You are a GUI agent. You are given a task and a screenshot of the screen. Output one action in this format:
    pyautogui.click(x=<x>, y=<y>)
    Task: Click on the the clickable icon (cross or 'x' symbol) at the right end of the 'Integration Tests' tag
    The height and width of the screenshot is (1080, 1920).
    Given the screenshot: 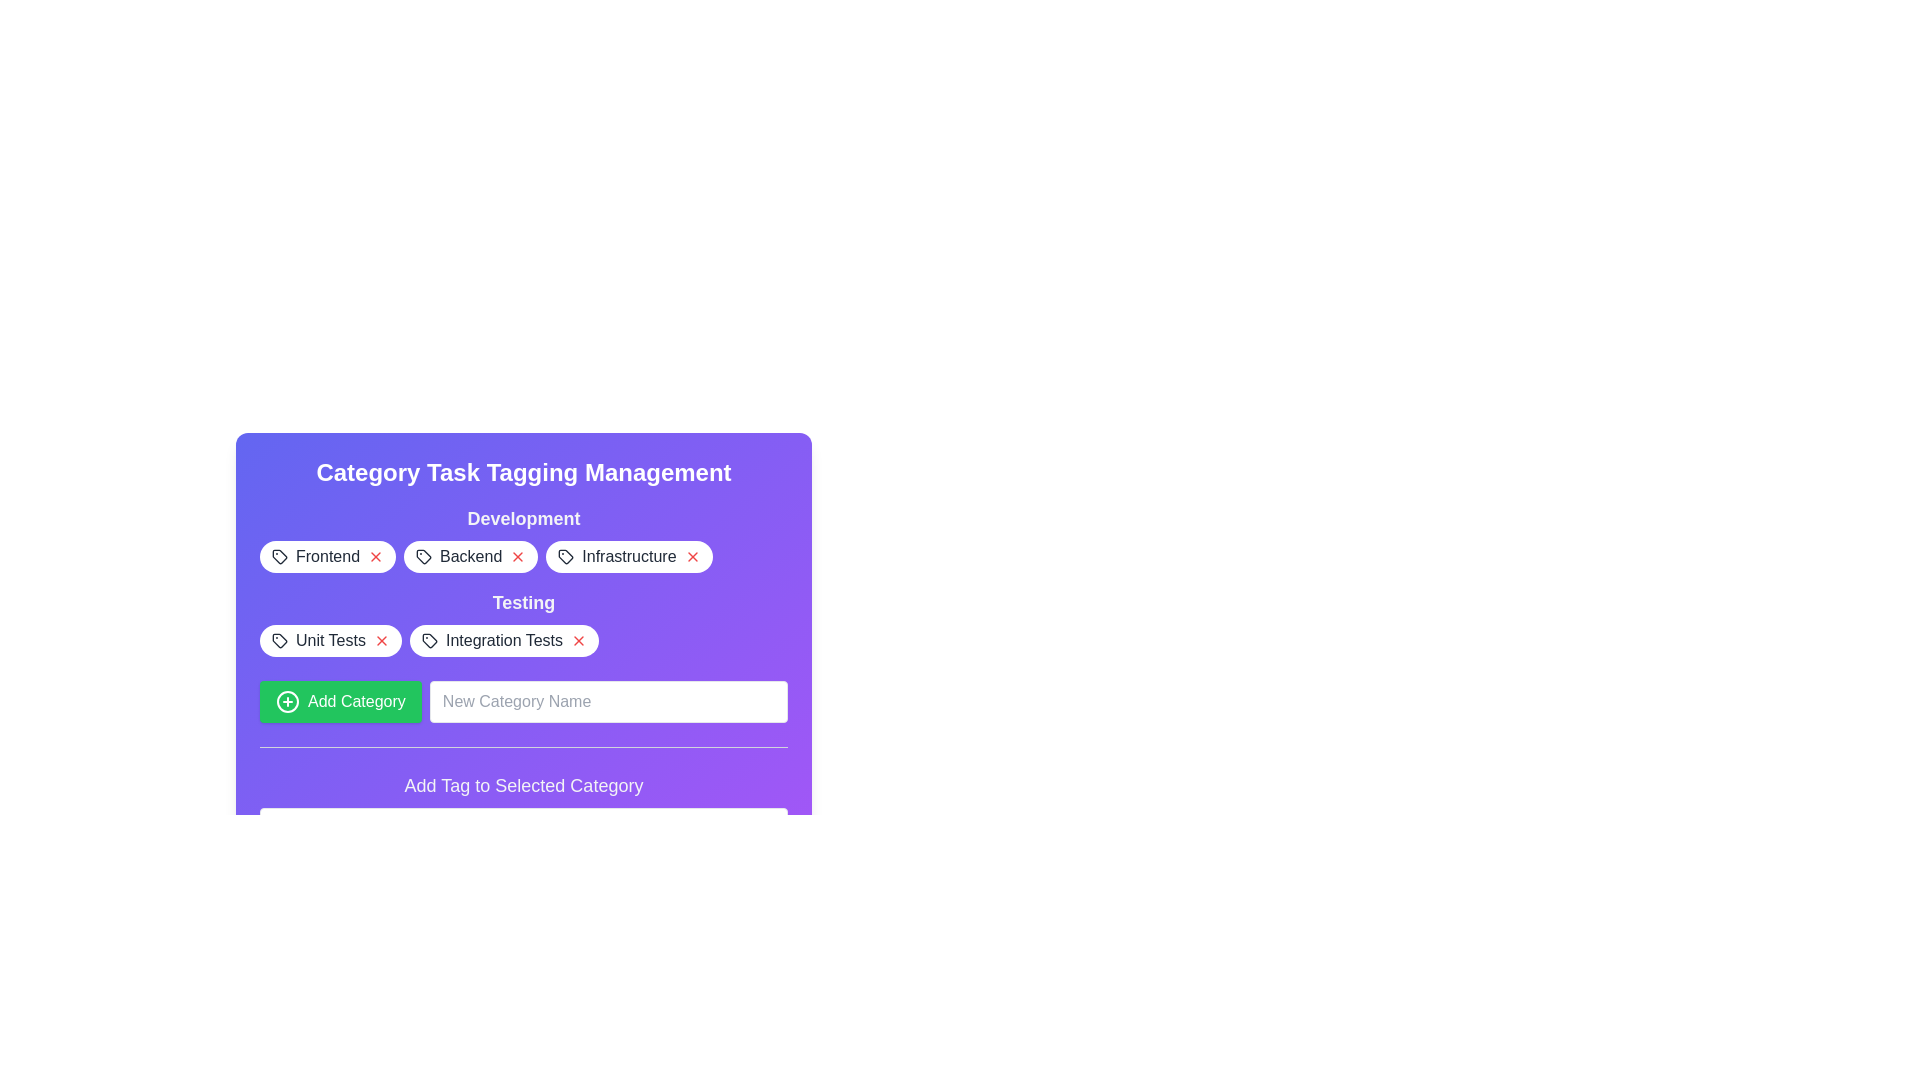 What is the action you would take?
    pyautogui.click(x=578, y=640)
    